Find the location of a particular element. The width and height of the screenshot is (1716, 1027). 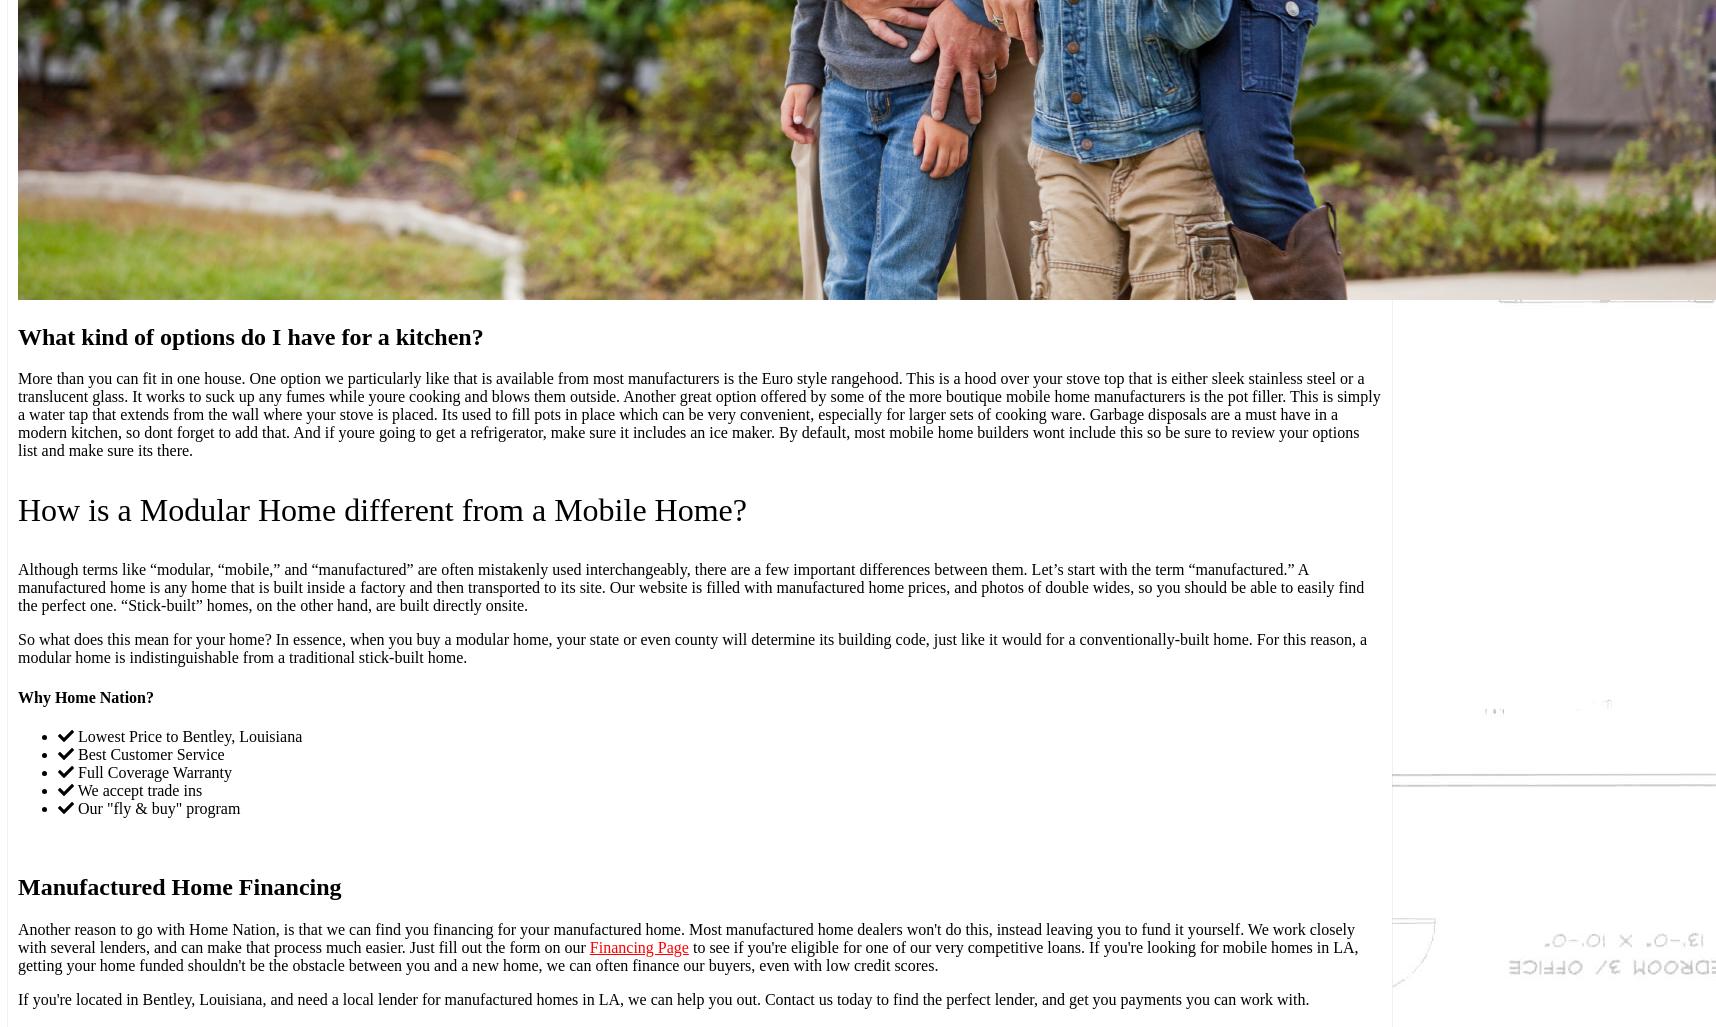

'What kind of options do I have for a kitchen?' is located at coordinates (249, 335).